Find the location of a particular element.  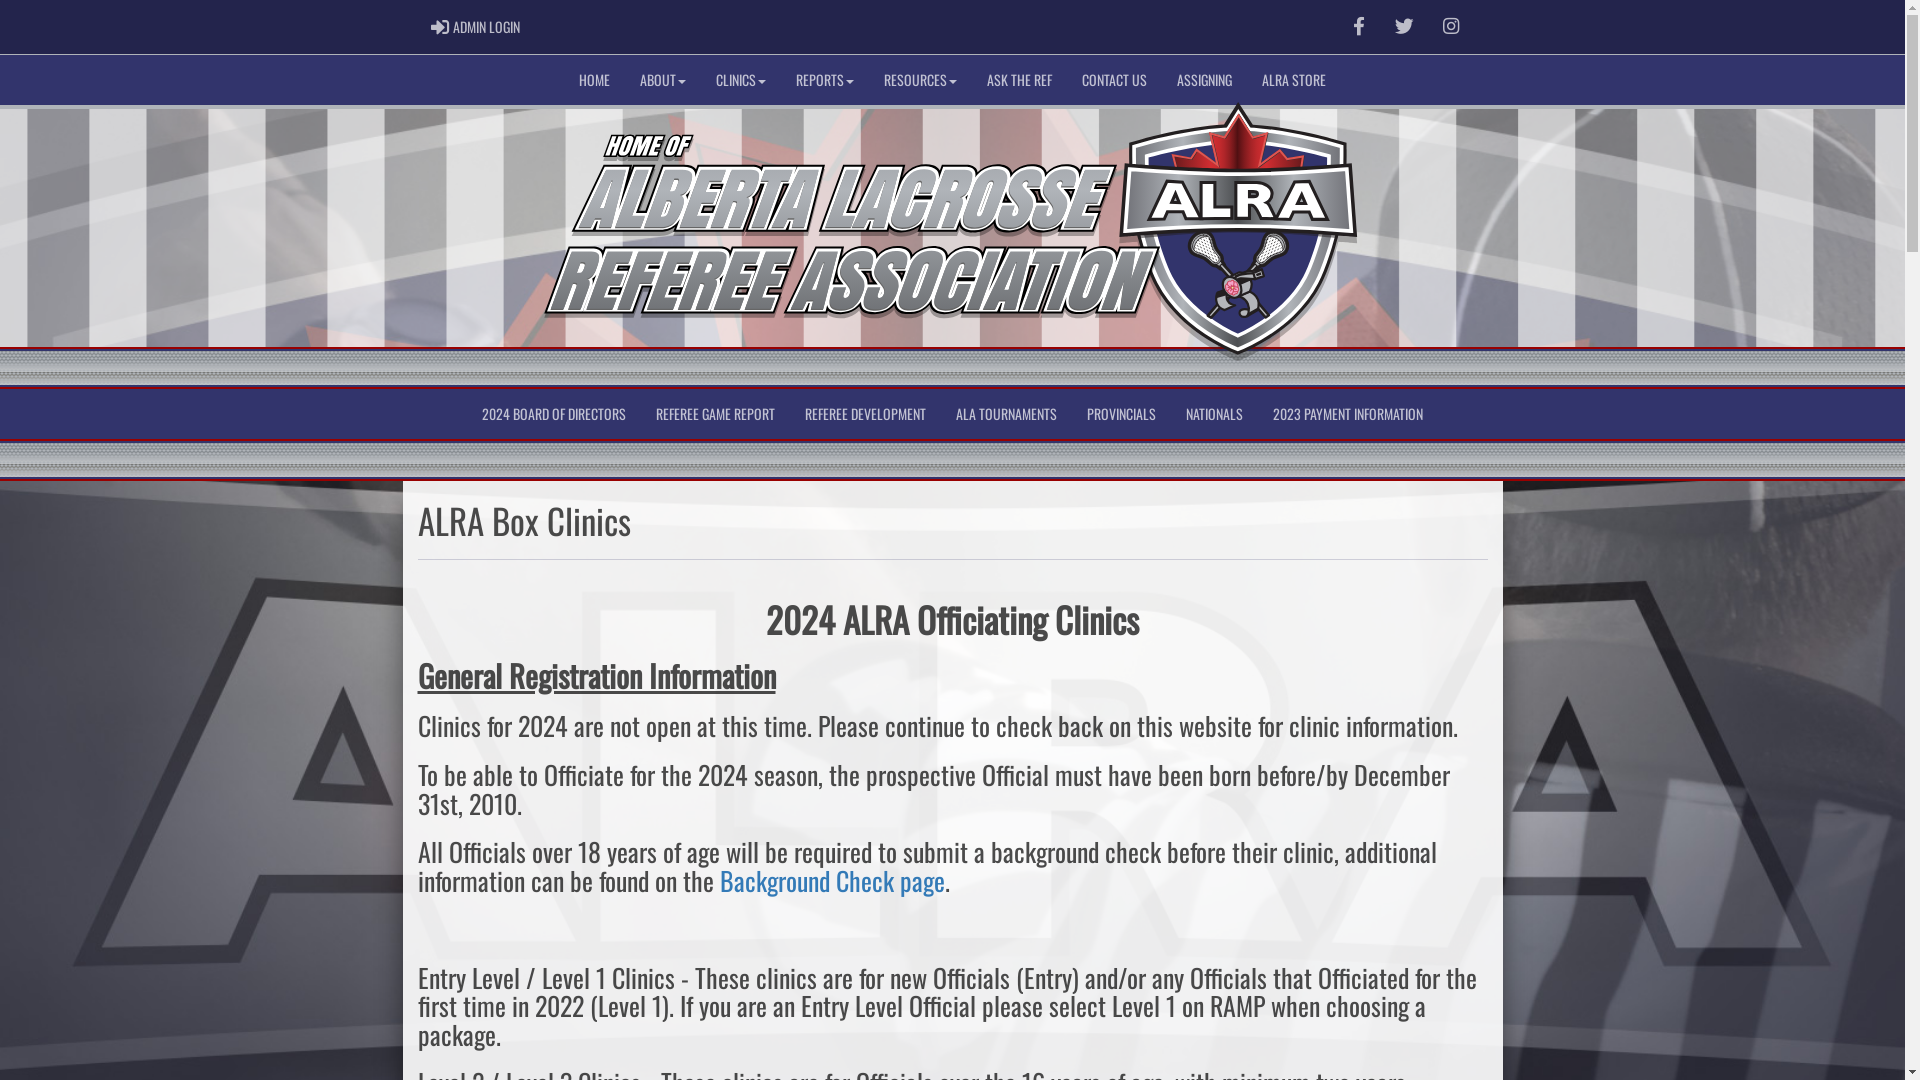

'REFEREE DEVELOPMENT' is located at coordinates (865, 412).